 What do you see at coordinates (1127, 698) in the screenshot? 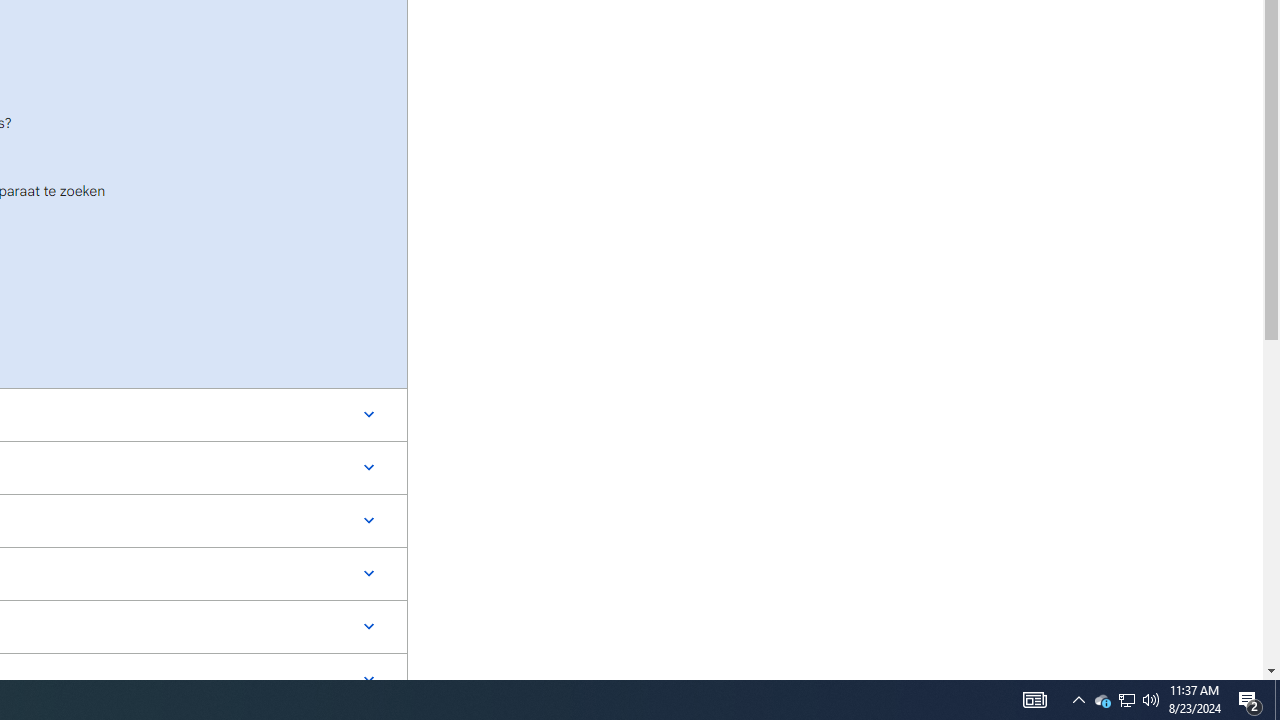
I see `'Notification Chevron'` at bounding box center [1127, 698].